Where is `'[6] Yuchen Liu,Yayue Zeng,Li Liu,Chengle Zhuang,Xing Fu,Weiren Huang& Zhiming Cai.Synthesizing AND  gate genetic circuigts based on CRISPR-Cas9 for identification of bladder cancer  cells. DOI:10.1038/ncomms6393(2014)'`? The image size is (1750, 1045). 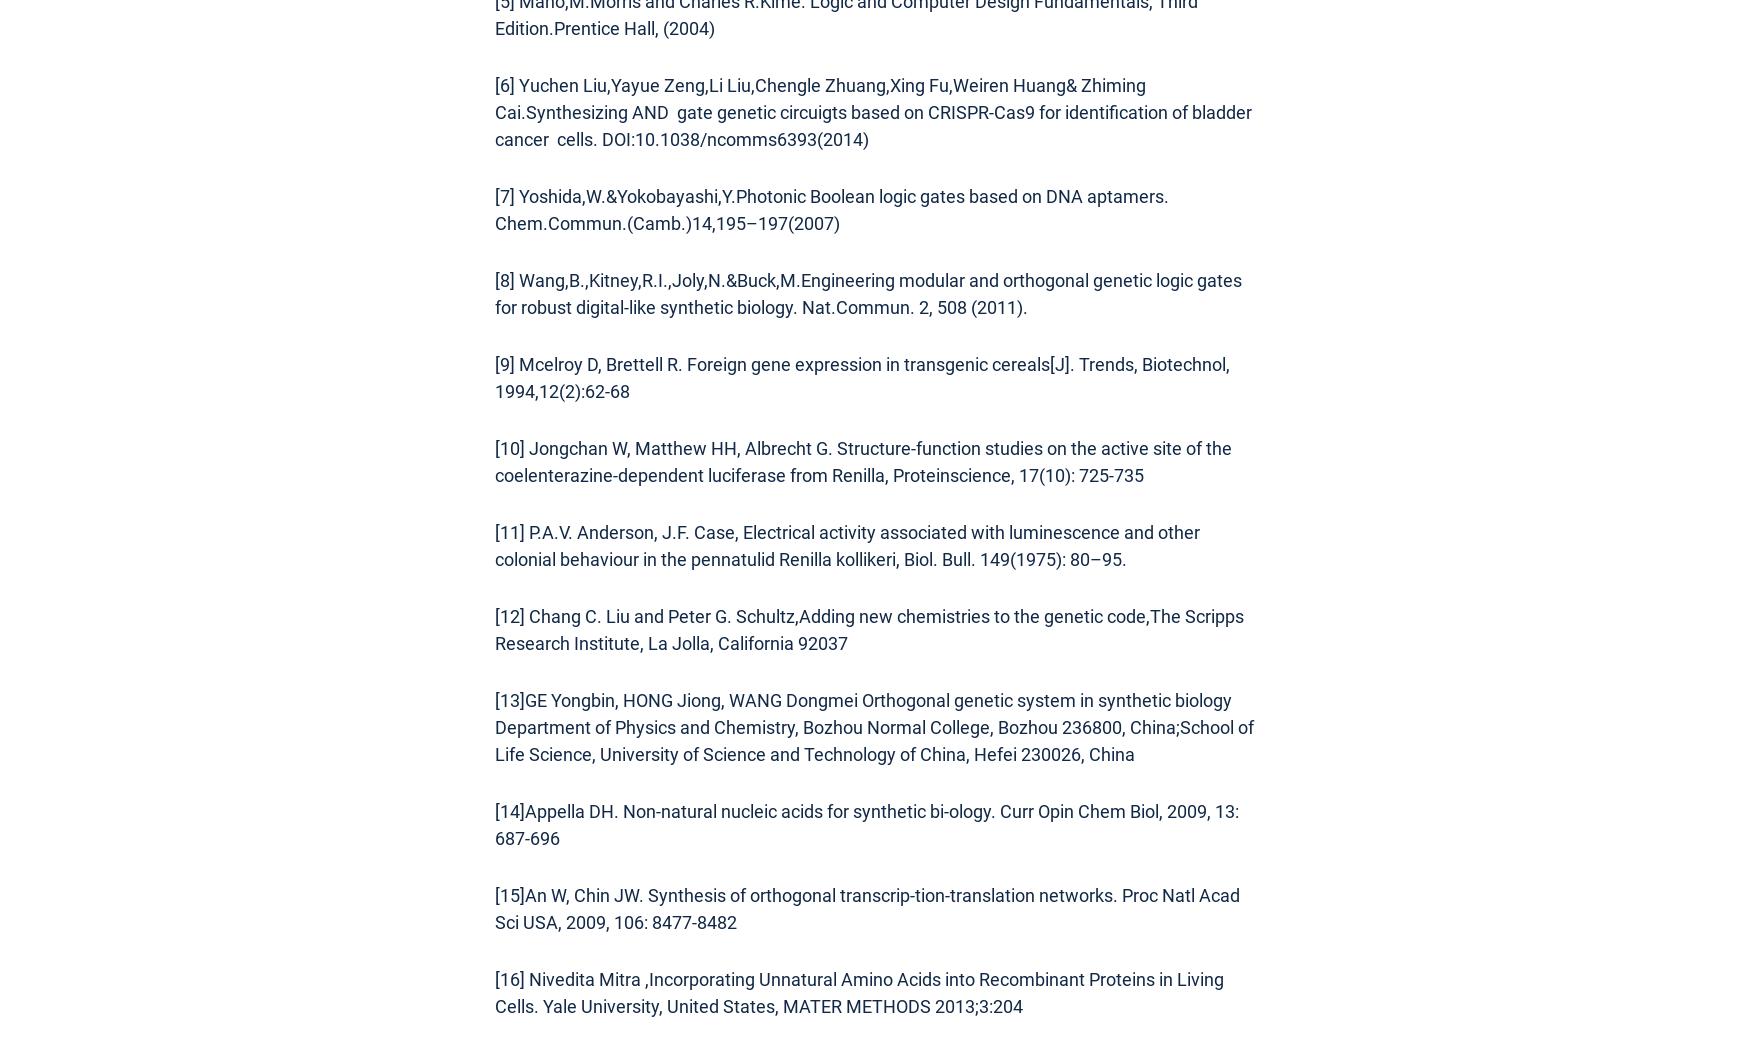 '[6] Yuchen Liu,Yayue Zeng,Li Liu,Chengle Zhuang,Xing Fu,Weiren Huang& Zhiming Cai.Synthesizing AND  gate genetic circuigts based on CRISPR-Cas9 for identification of bladder cancer  cells. DOI:10.1038/ncomms6393(2014)' is located at coordinates (873, 112).